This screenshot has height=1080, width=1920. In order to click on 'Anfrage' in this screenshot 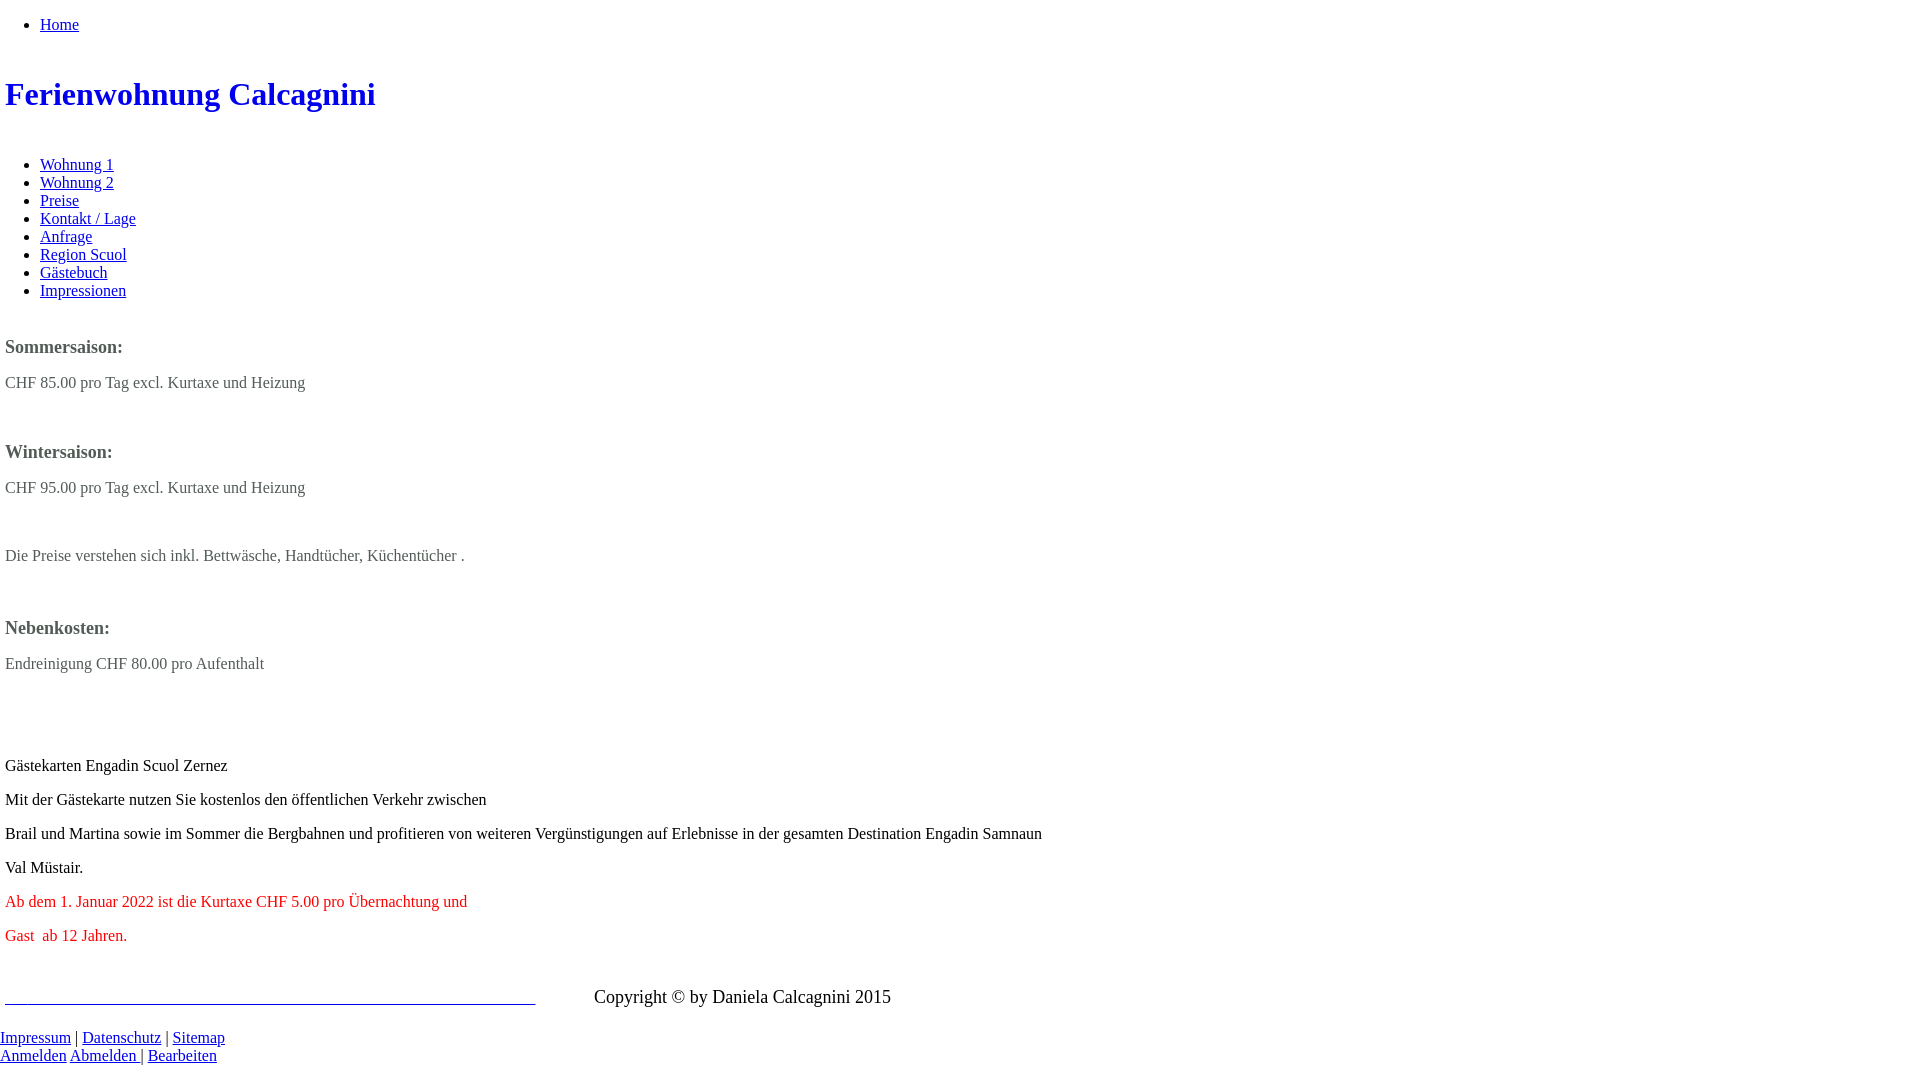, I will do `click(66, 235)`.